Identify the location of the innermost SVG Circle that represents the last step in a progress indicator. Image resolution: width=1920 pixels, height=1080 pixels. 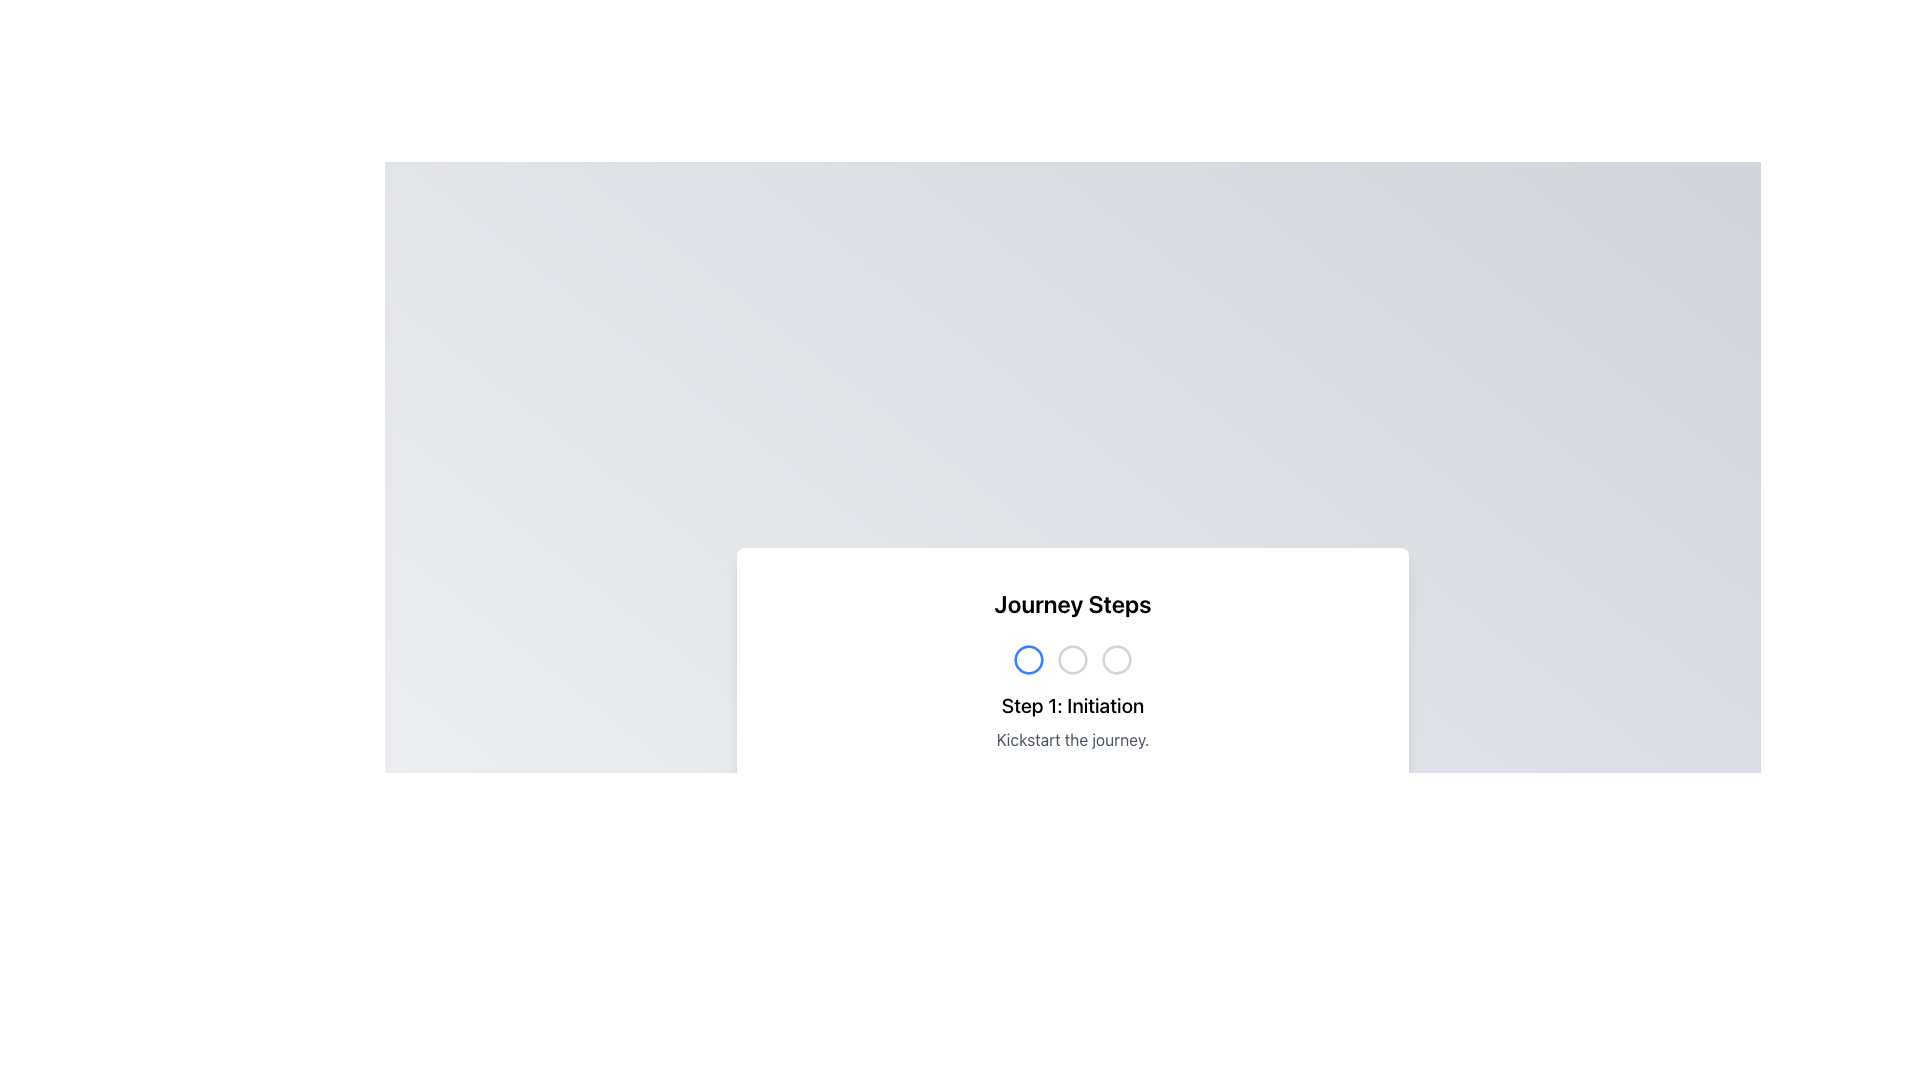
(1116, 659).